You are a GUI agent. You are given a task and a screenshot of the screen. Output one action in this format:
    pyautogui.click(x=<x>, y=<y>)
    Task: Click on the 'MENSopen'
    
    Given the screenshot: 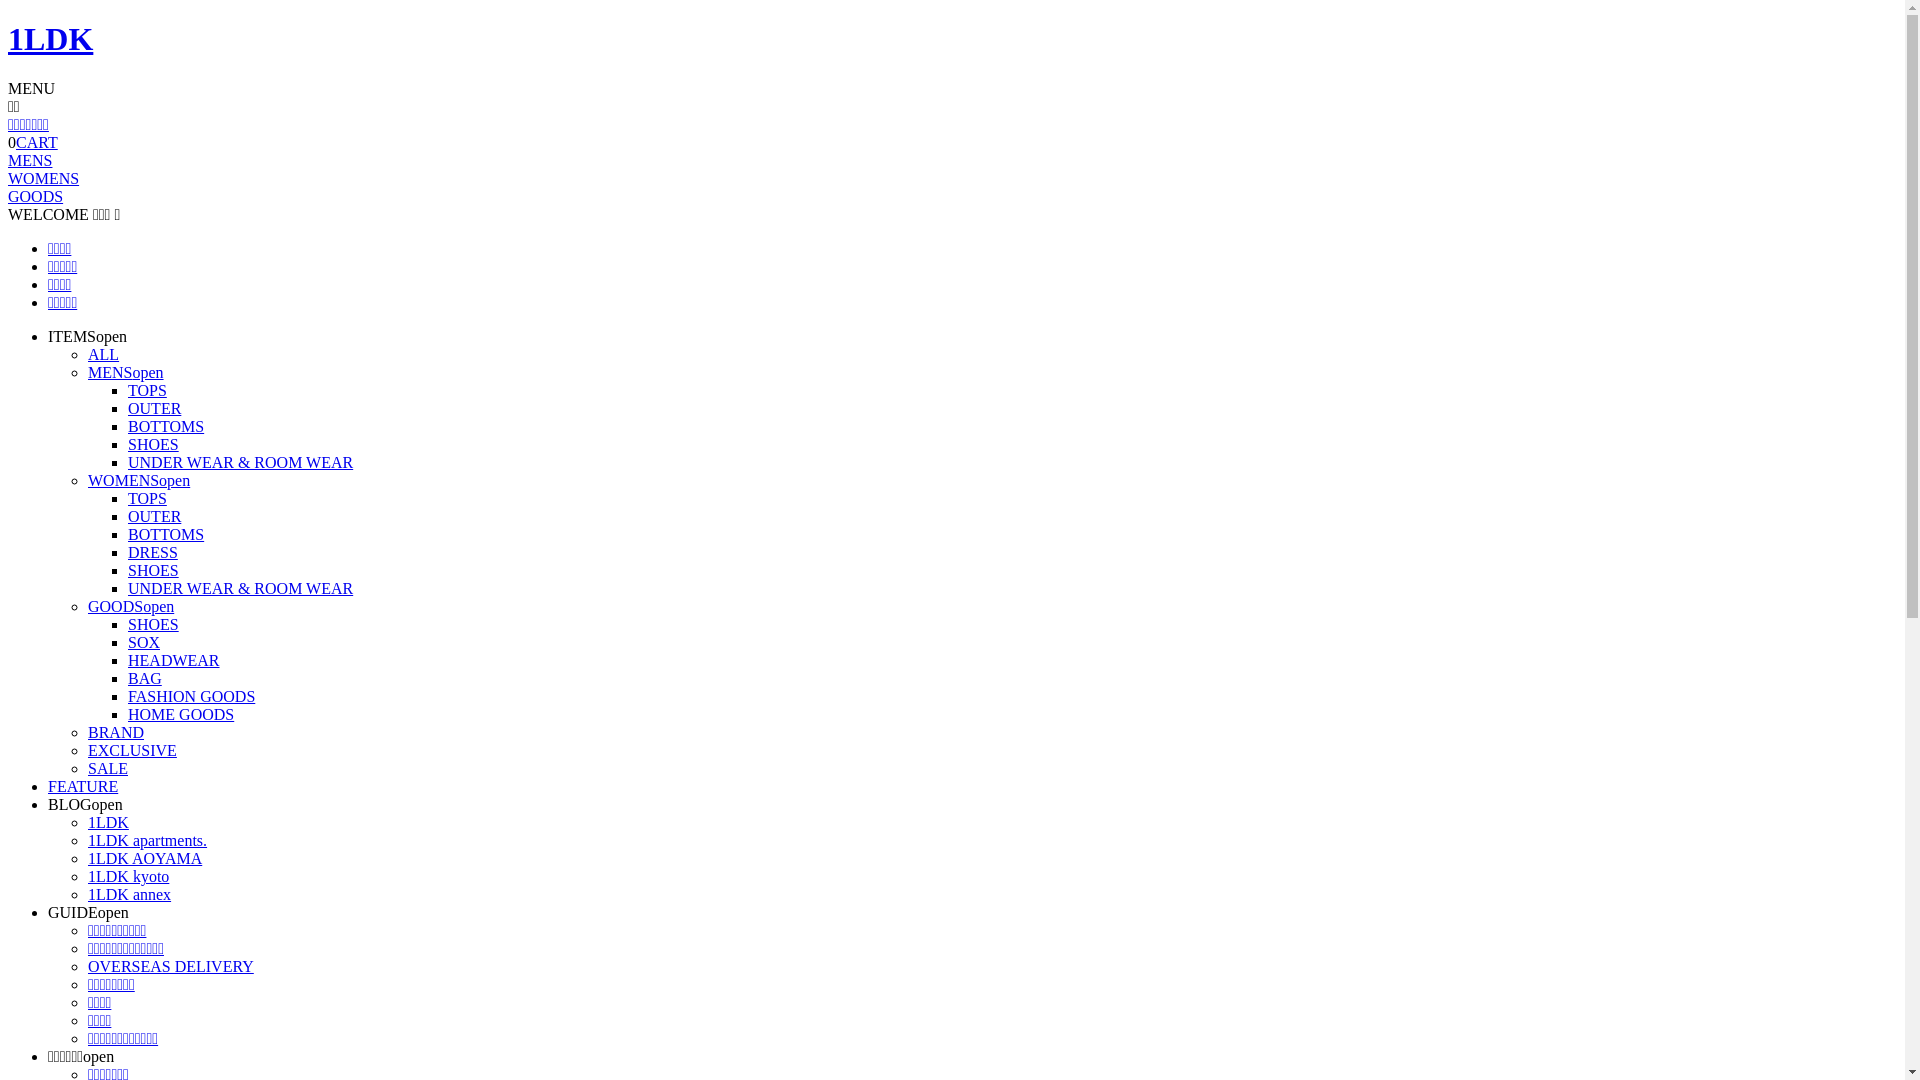 What is the action you would take?
    pyautogui.click(x=124, y=372)
    